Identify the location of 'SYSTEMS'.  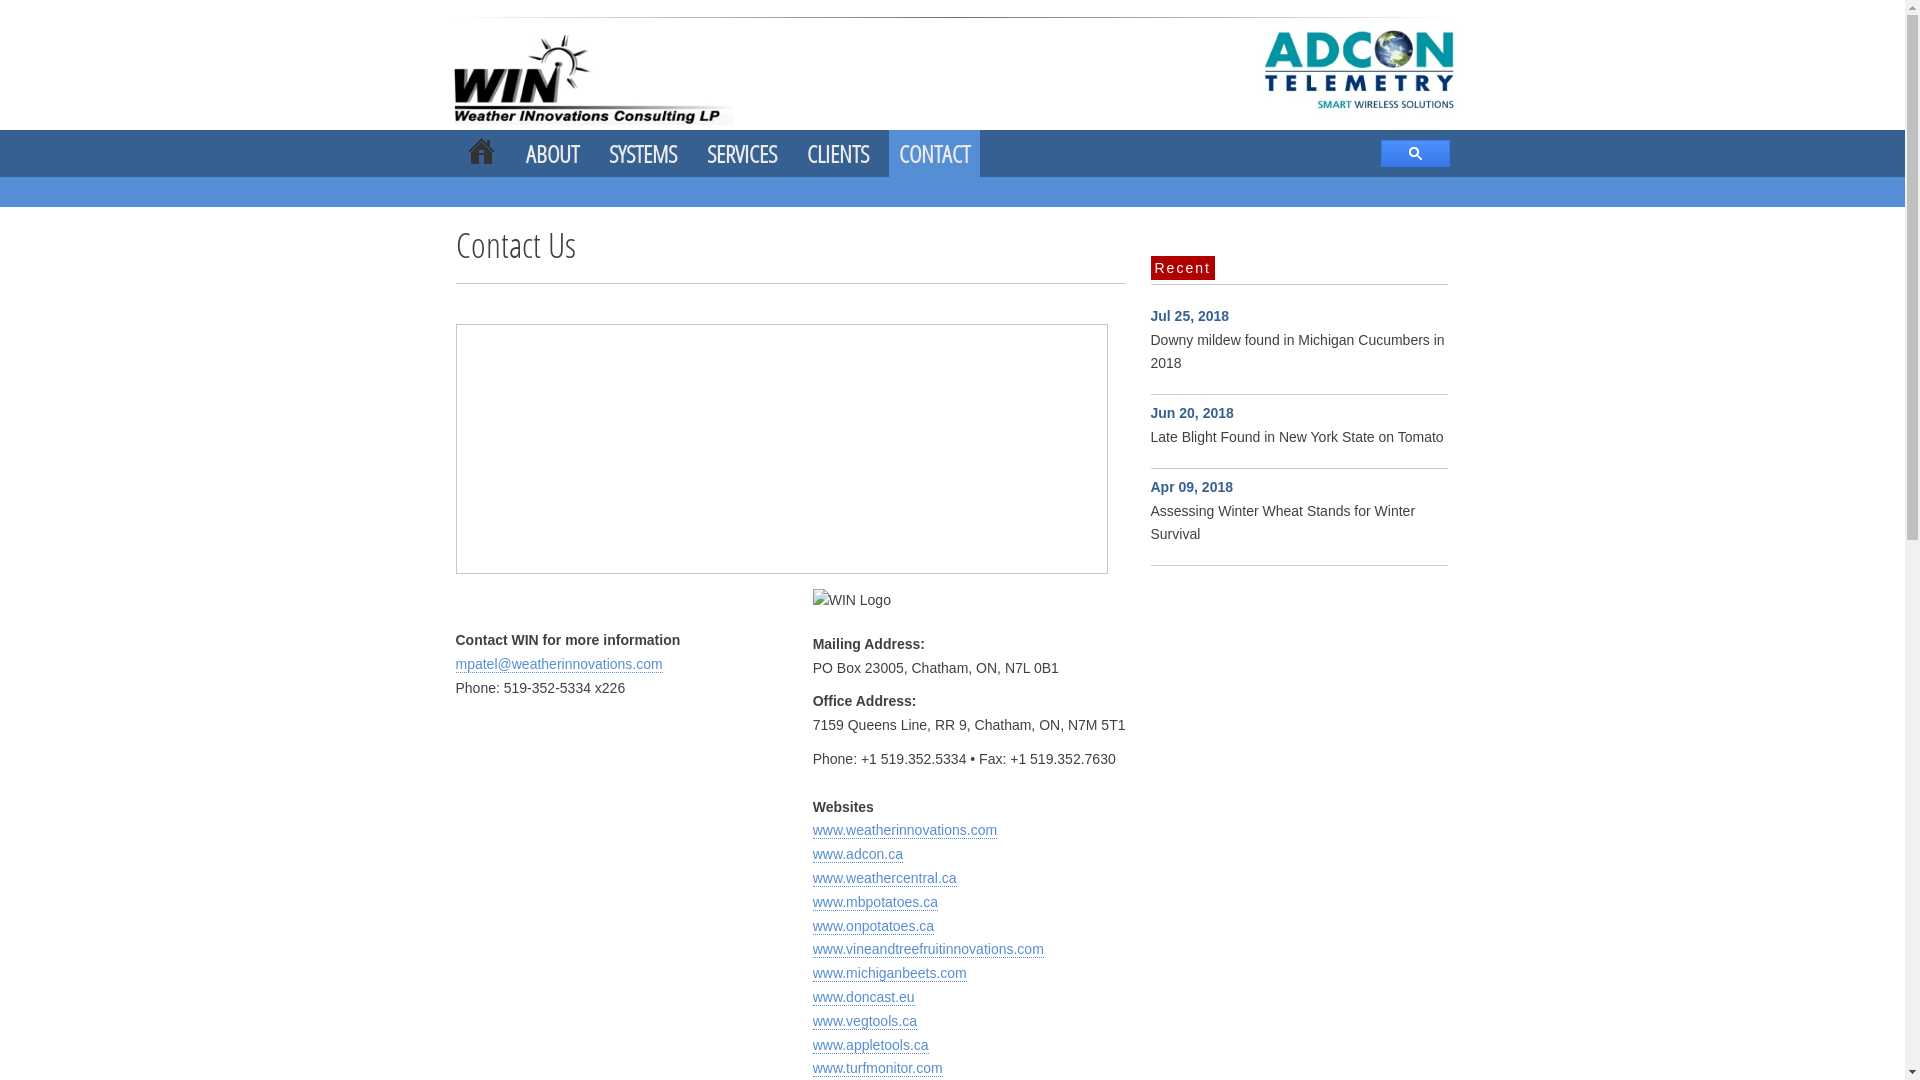
(607, 152).